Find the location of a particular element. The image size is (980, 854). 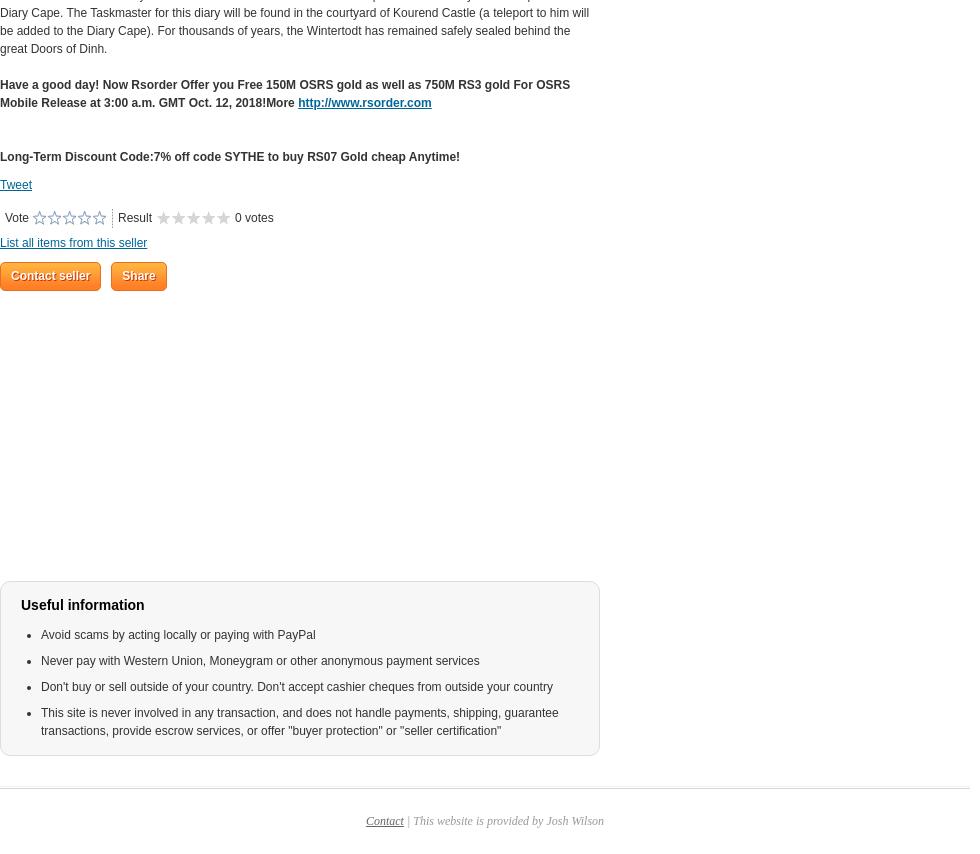

'Never pay with Western Union, Moneygram or other anonymous payment services' is located at coordinates (259, 660).